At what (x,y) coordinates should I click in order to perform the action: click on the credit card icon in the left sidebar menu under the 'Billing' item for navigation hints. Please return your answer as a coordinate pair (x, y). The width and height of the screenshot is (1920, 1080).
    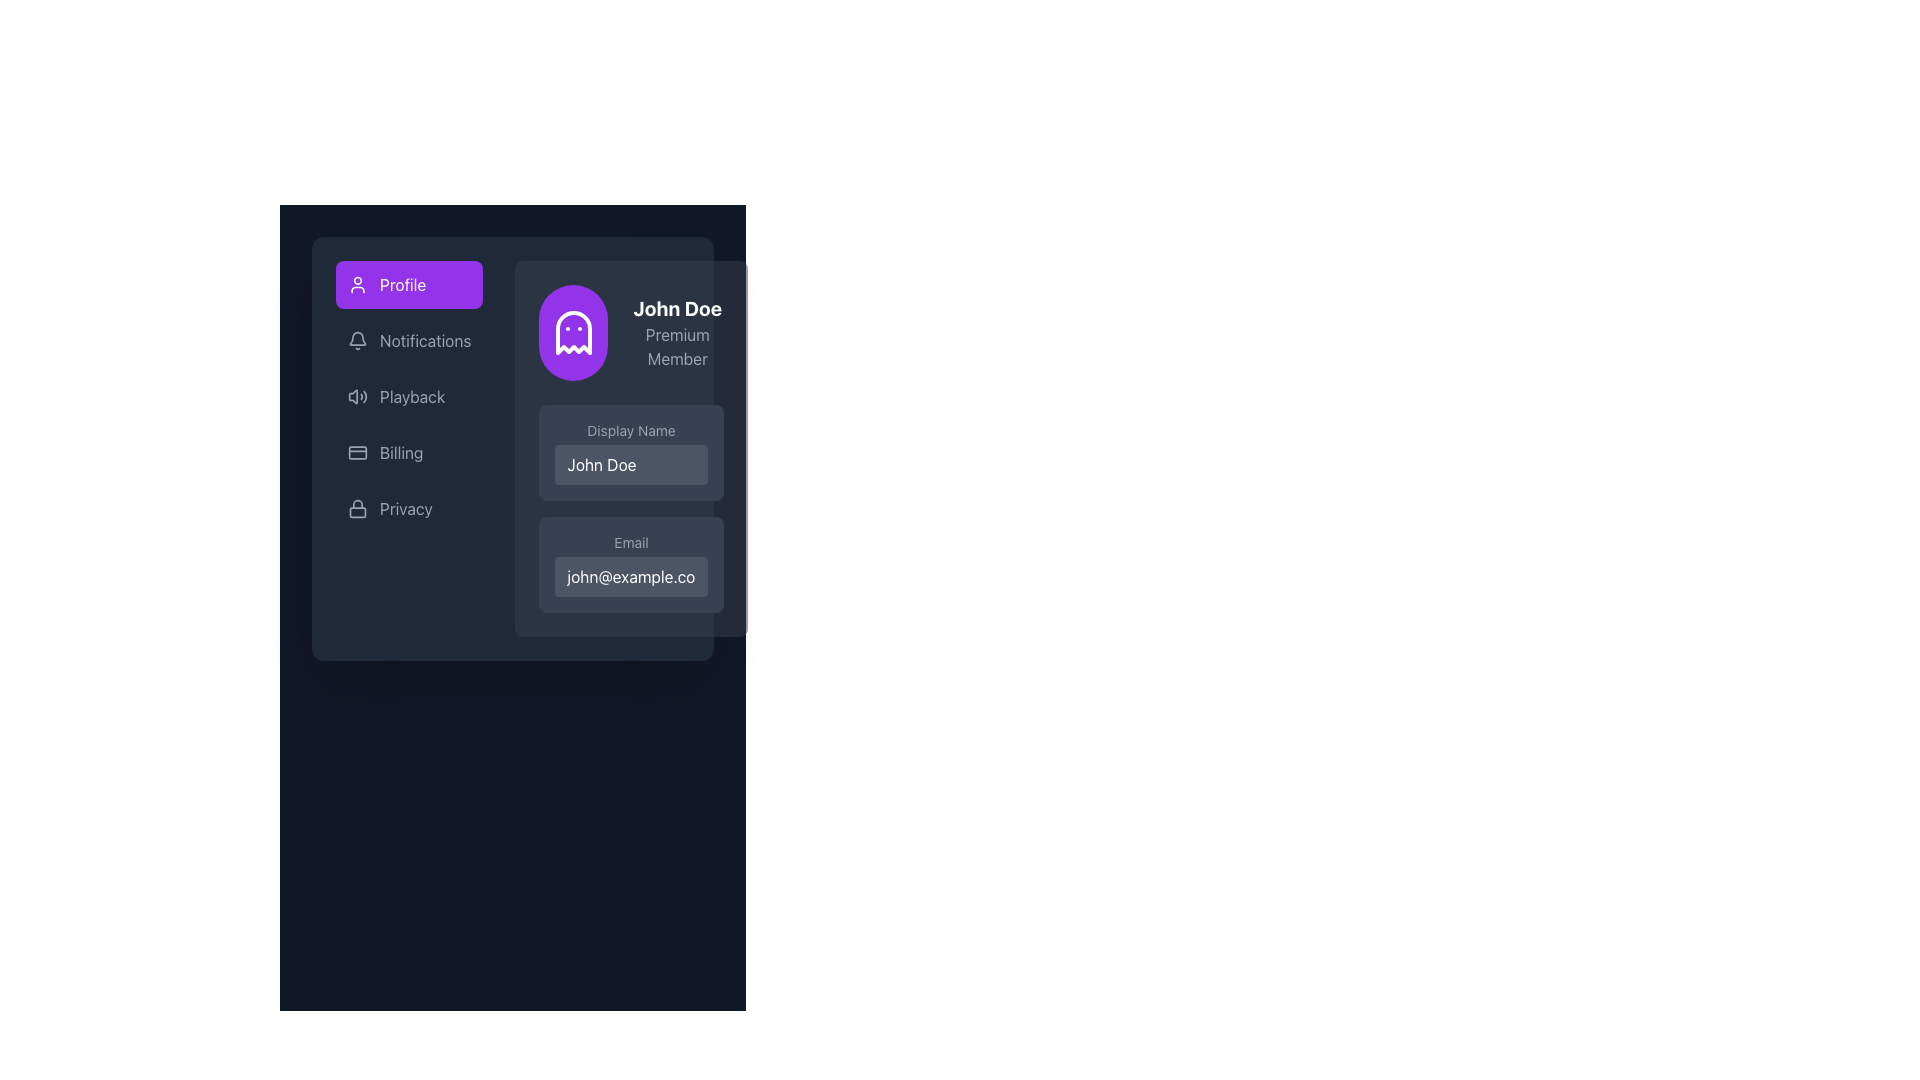
    Looking at the image, I should click on (358, 452).